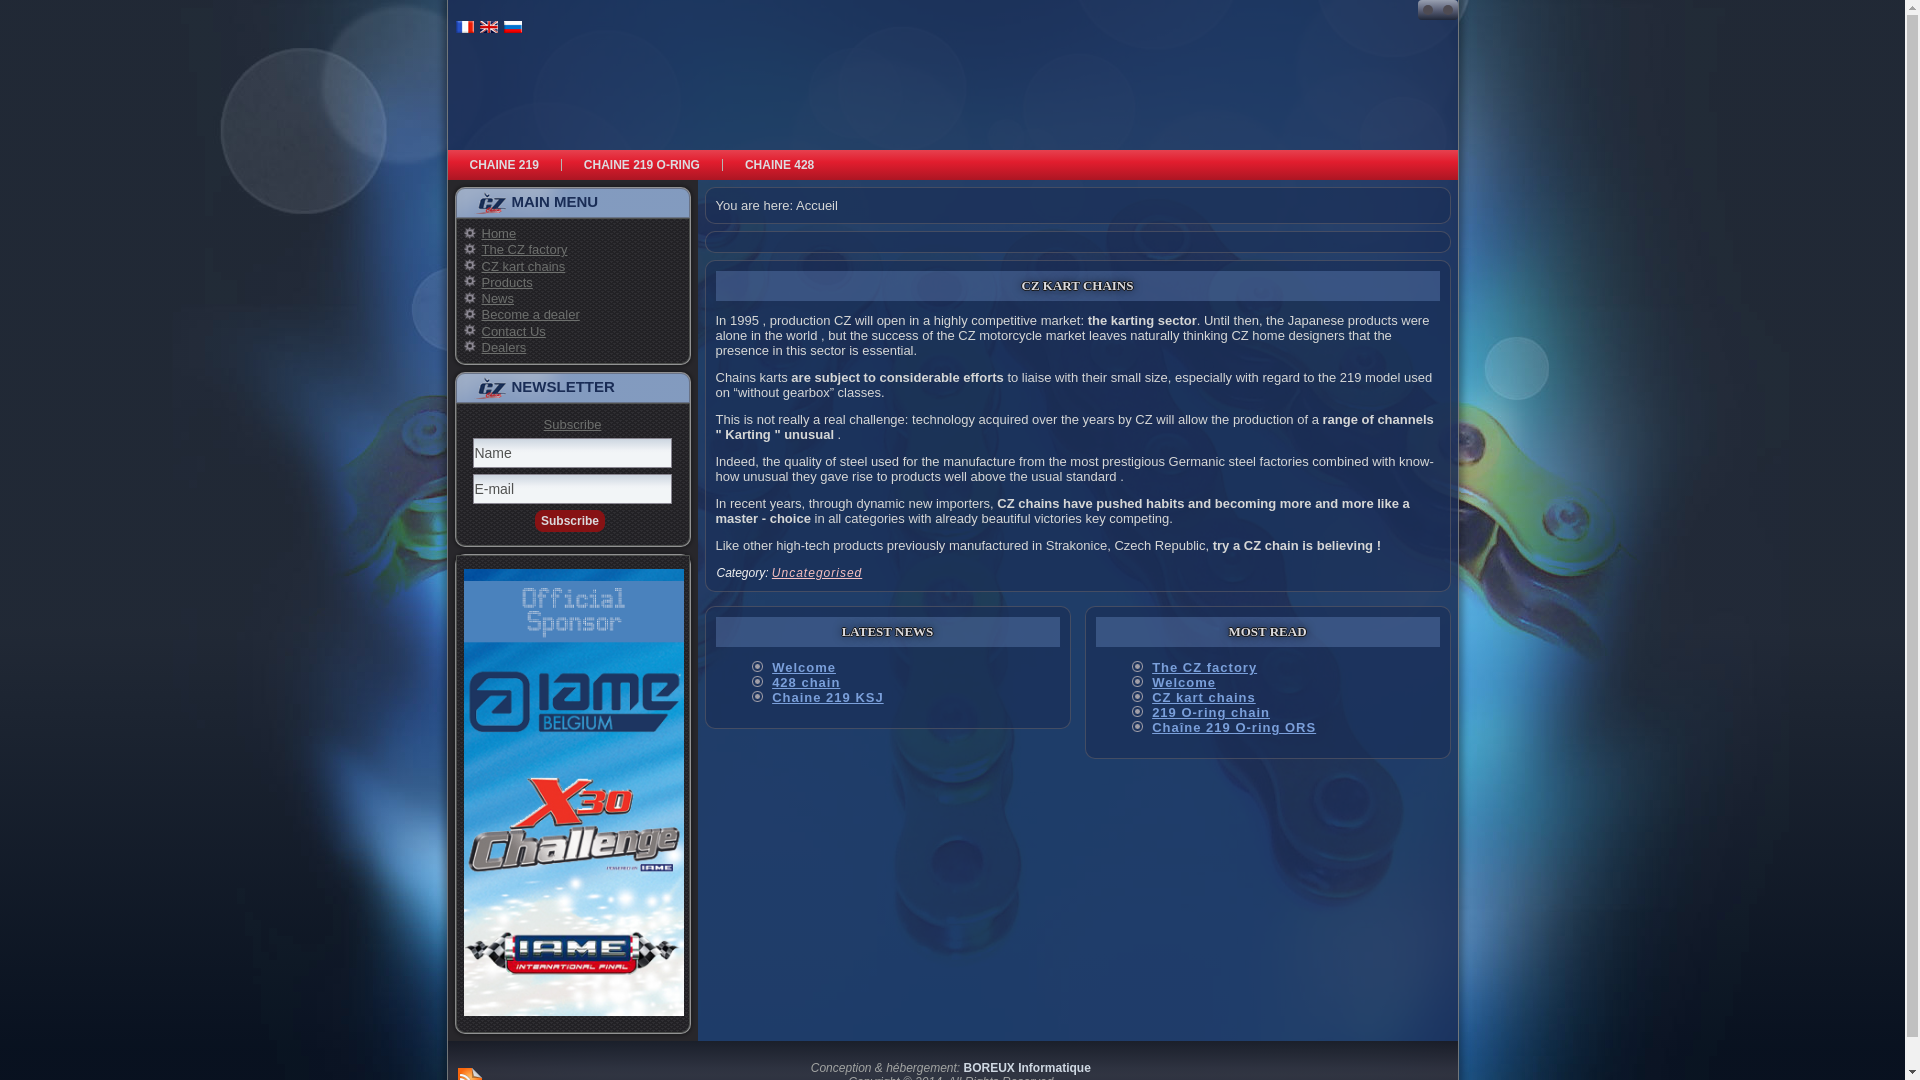 This screenshot has height=1080, width=1920. I want to click on 'Chaine 219 KSJ', so click(828, 696).